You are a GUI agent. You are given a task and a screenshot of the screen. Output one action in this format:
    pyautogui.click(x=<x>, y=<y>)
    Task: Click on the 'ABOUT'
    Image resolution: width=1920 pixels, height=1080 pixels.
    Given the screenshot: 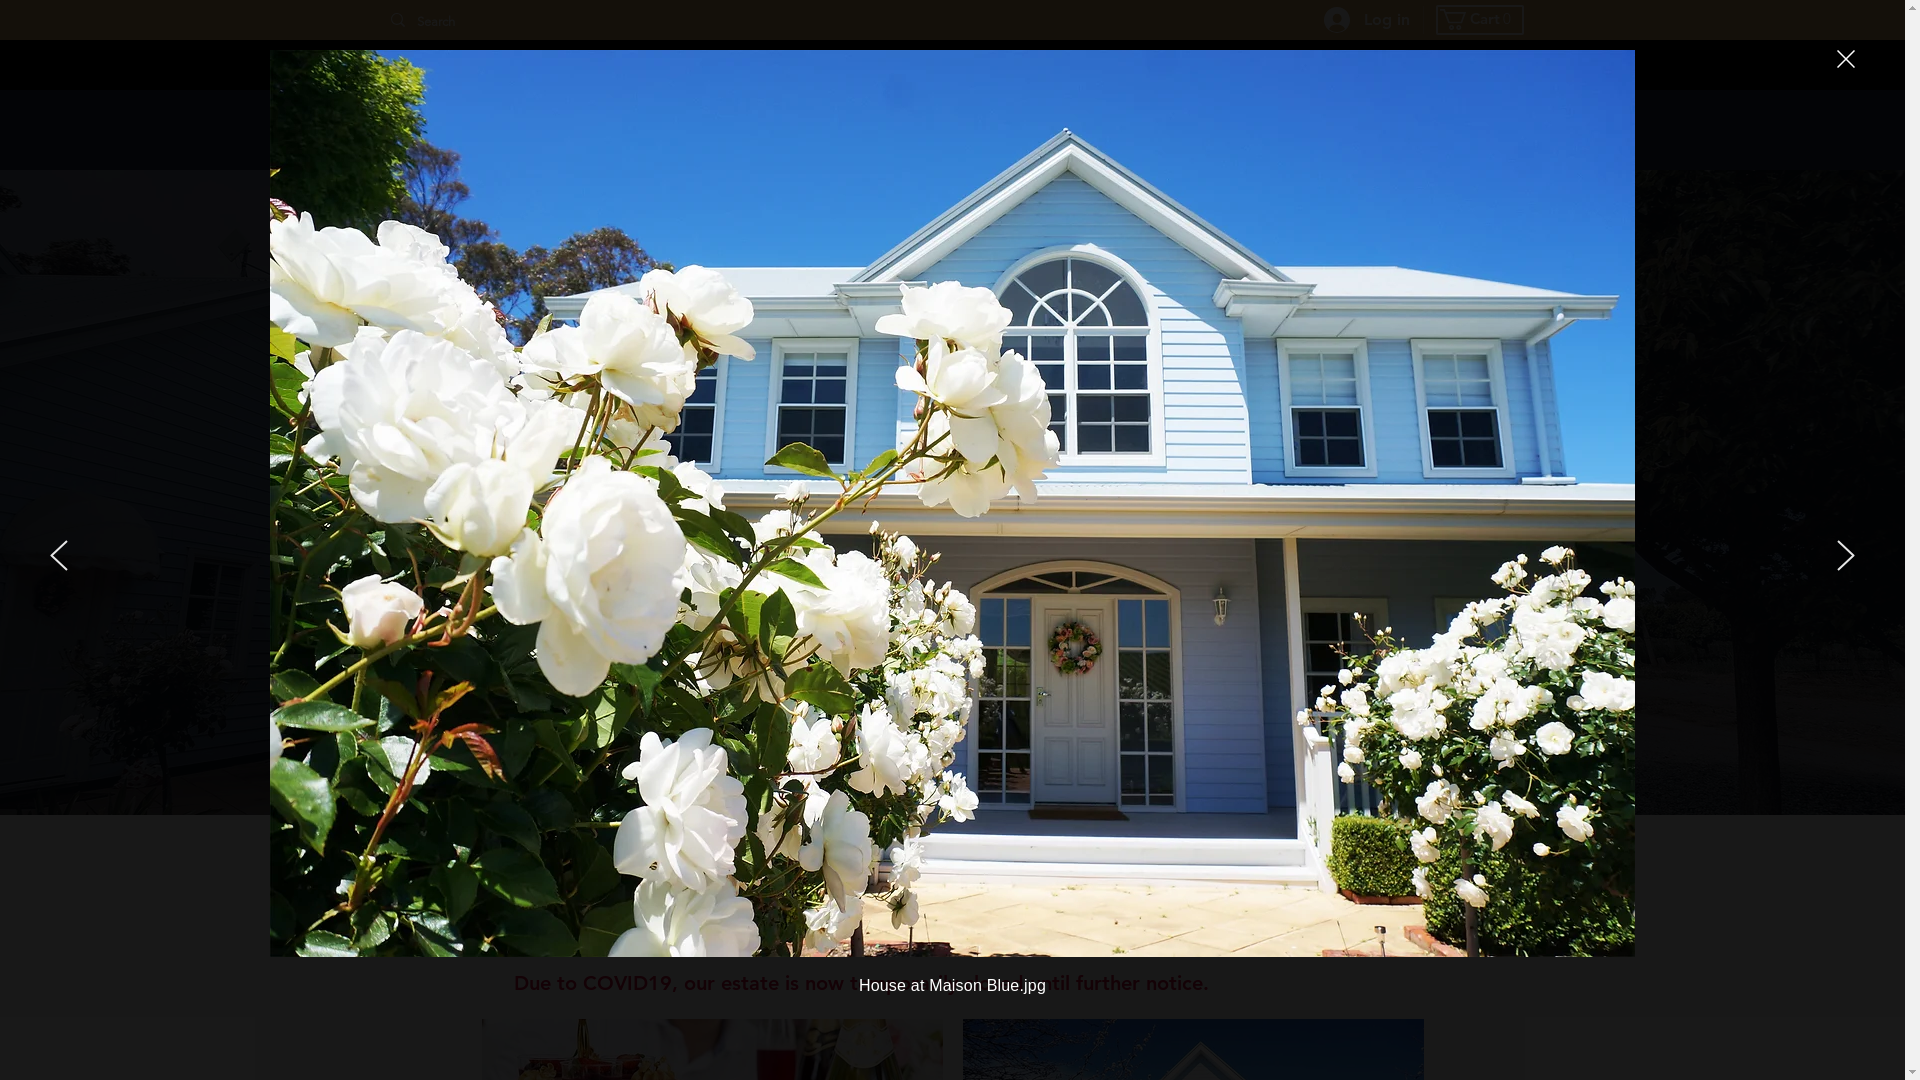 What is the action you would take?
    pyautogui.click(x=1437, y=130)
    